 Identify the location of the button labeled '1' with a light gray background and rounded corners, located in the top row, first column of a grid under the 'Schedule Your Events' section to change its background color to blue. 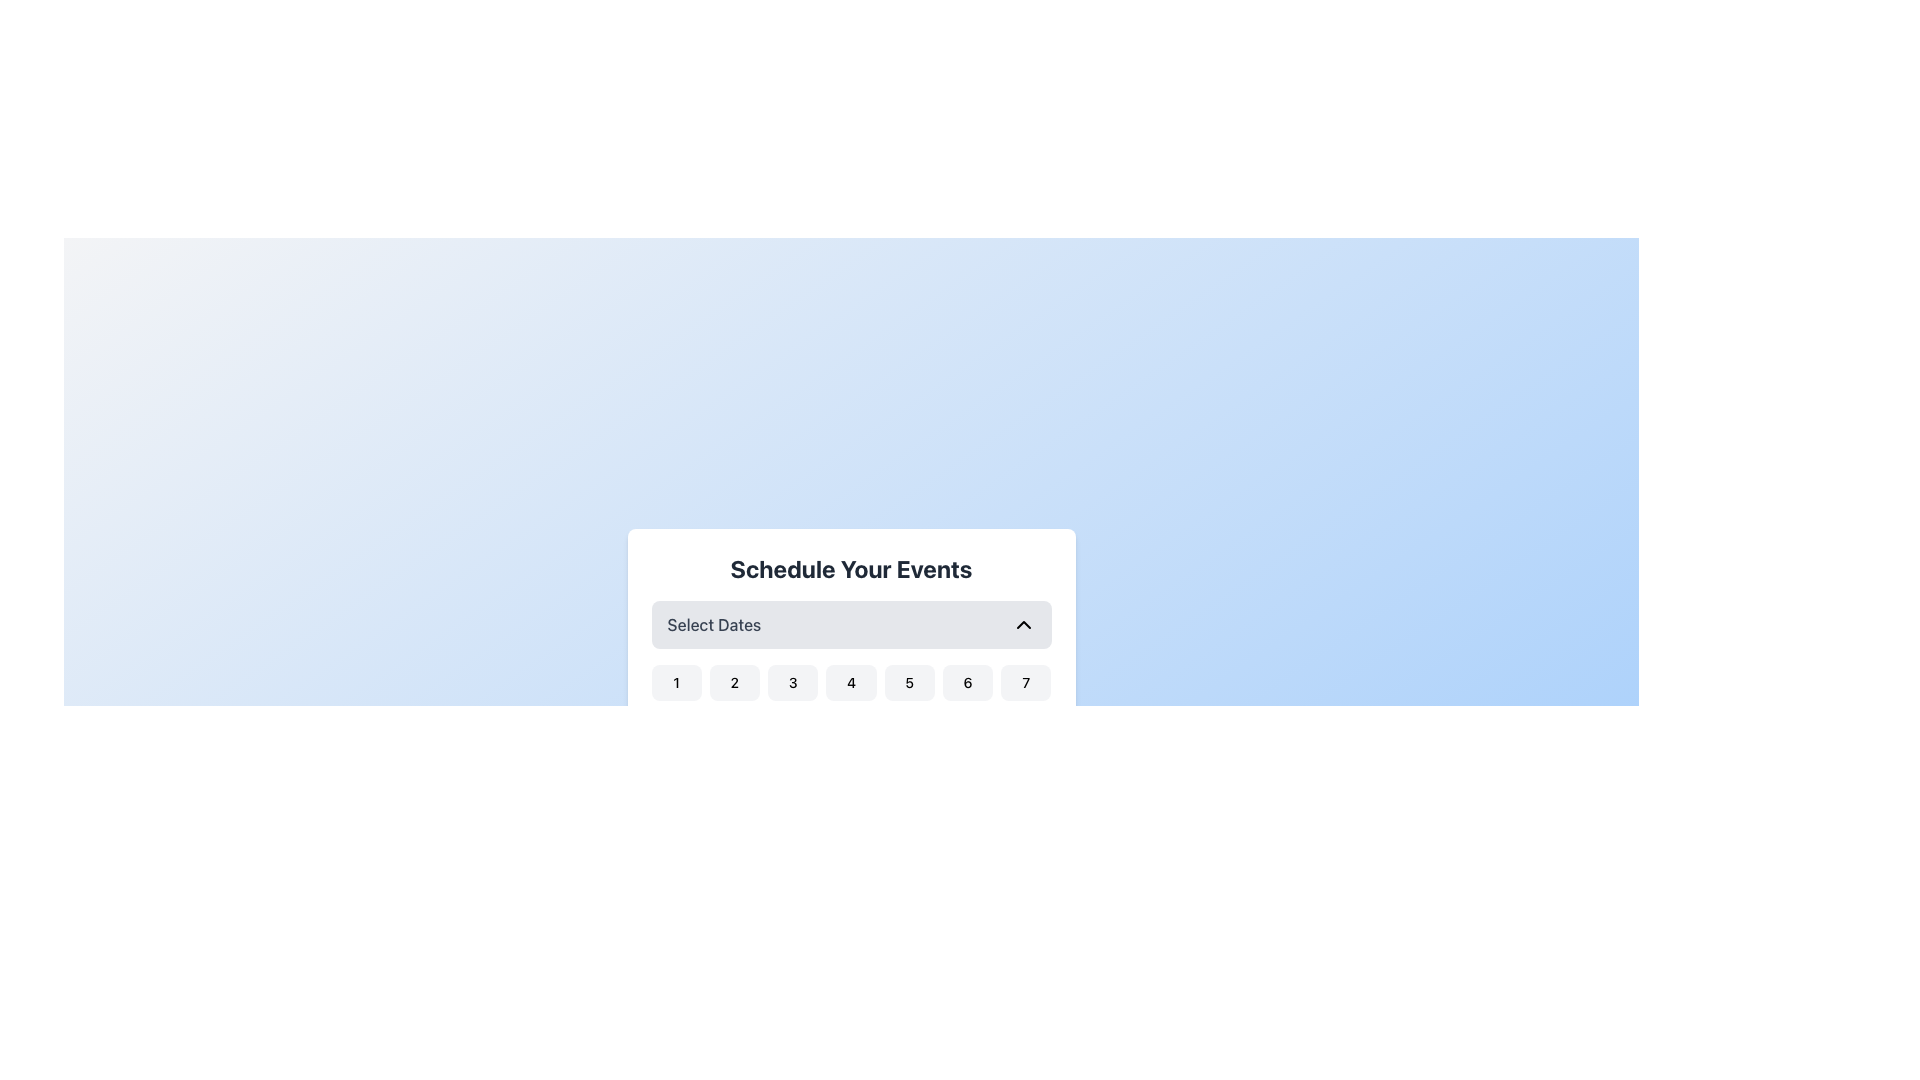
(676, 682).